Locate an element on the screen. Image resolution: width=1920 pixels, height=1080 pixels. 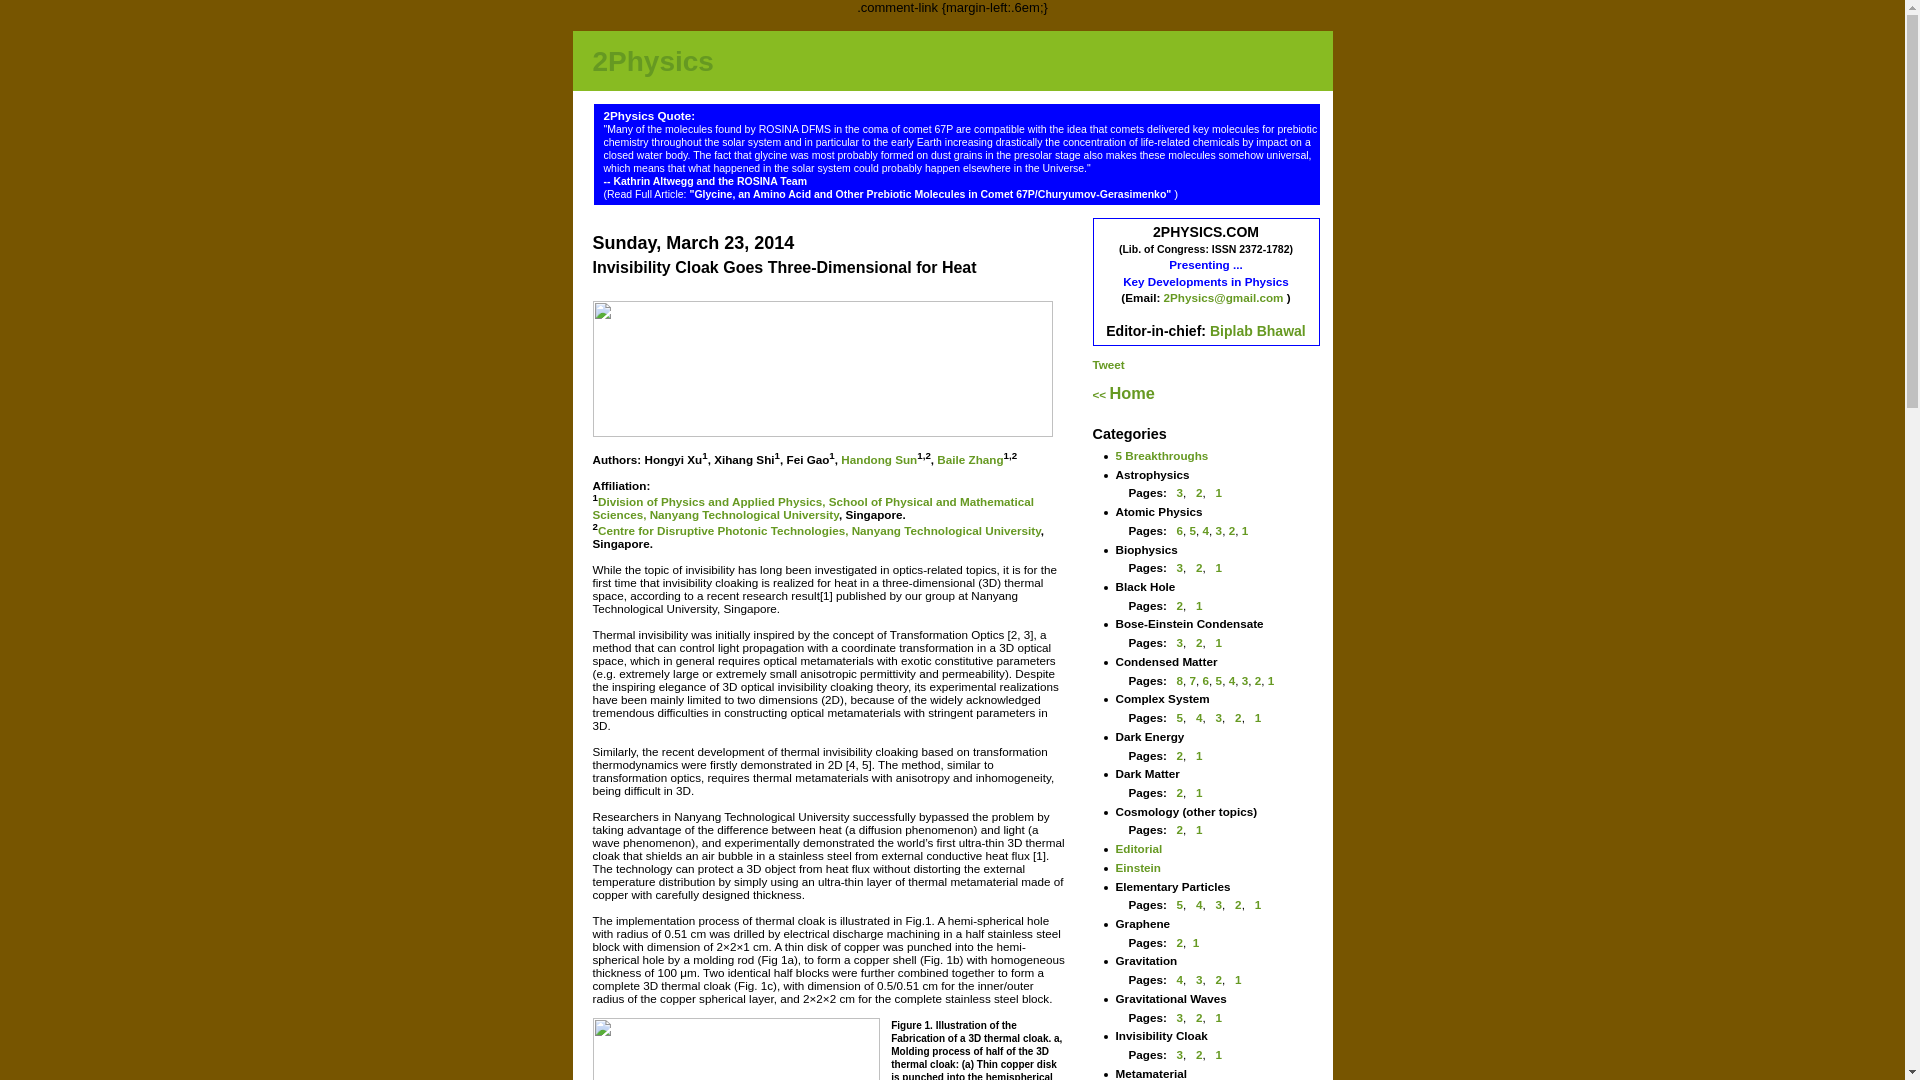
'<< Home' is located at coordinates (1123, 394).